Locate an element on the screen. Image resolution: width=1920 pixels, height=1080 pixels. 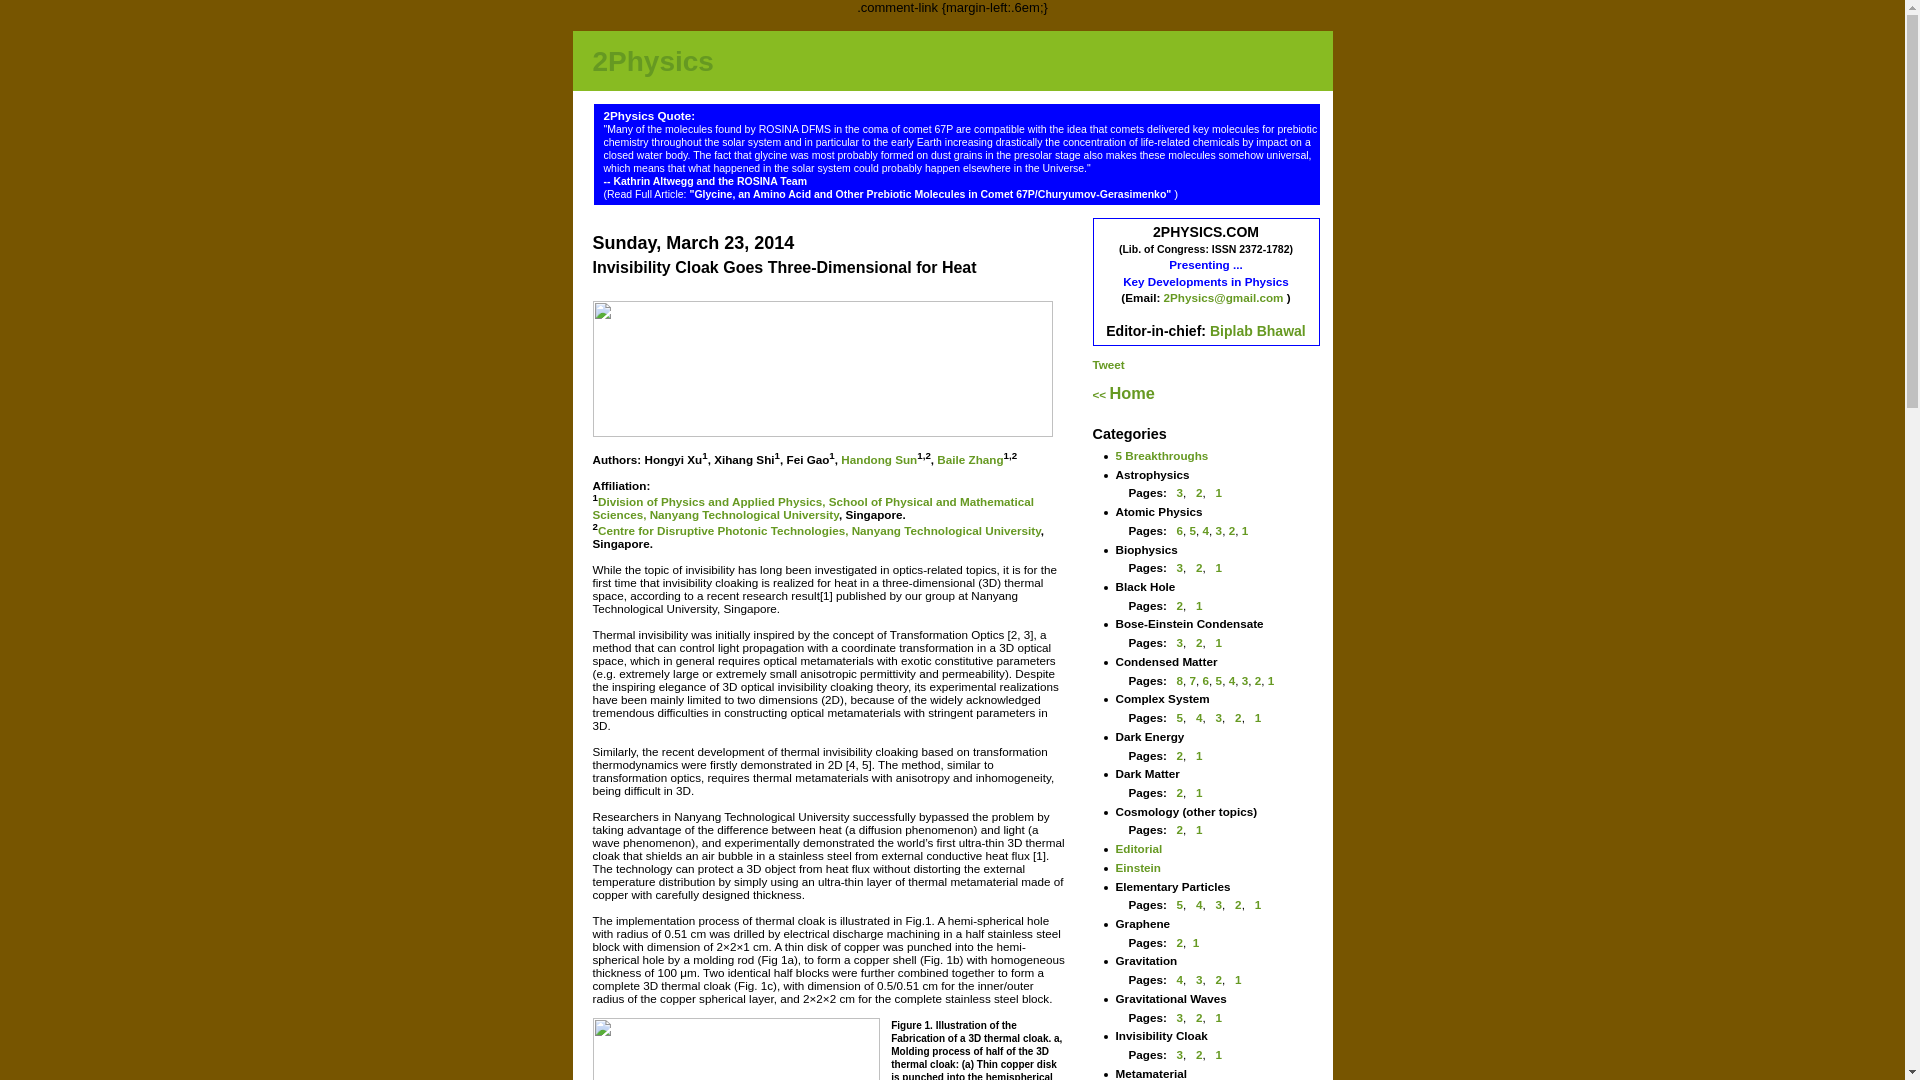
'<< Home' is located at coordinates (1123, 394).